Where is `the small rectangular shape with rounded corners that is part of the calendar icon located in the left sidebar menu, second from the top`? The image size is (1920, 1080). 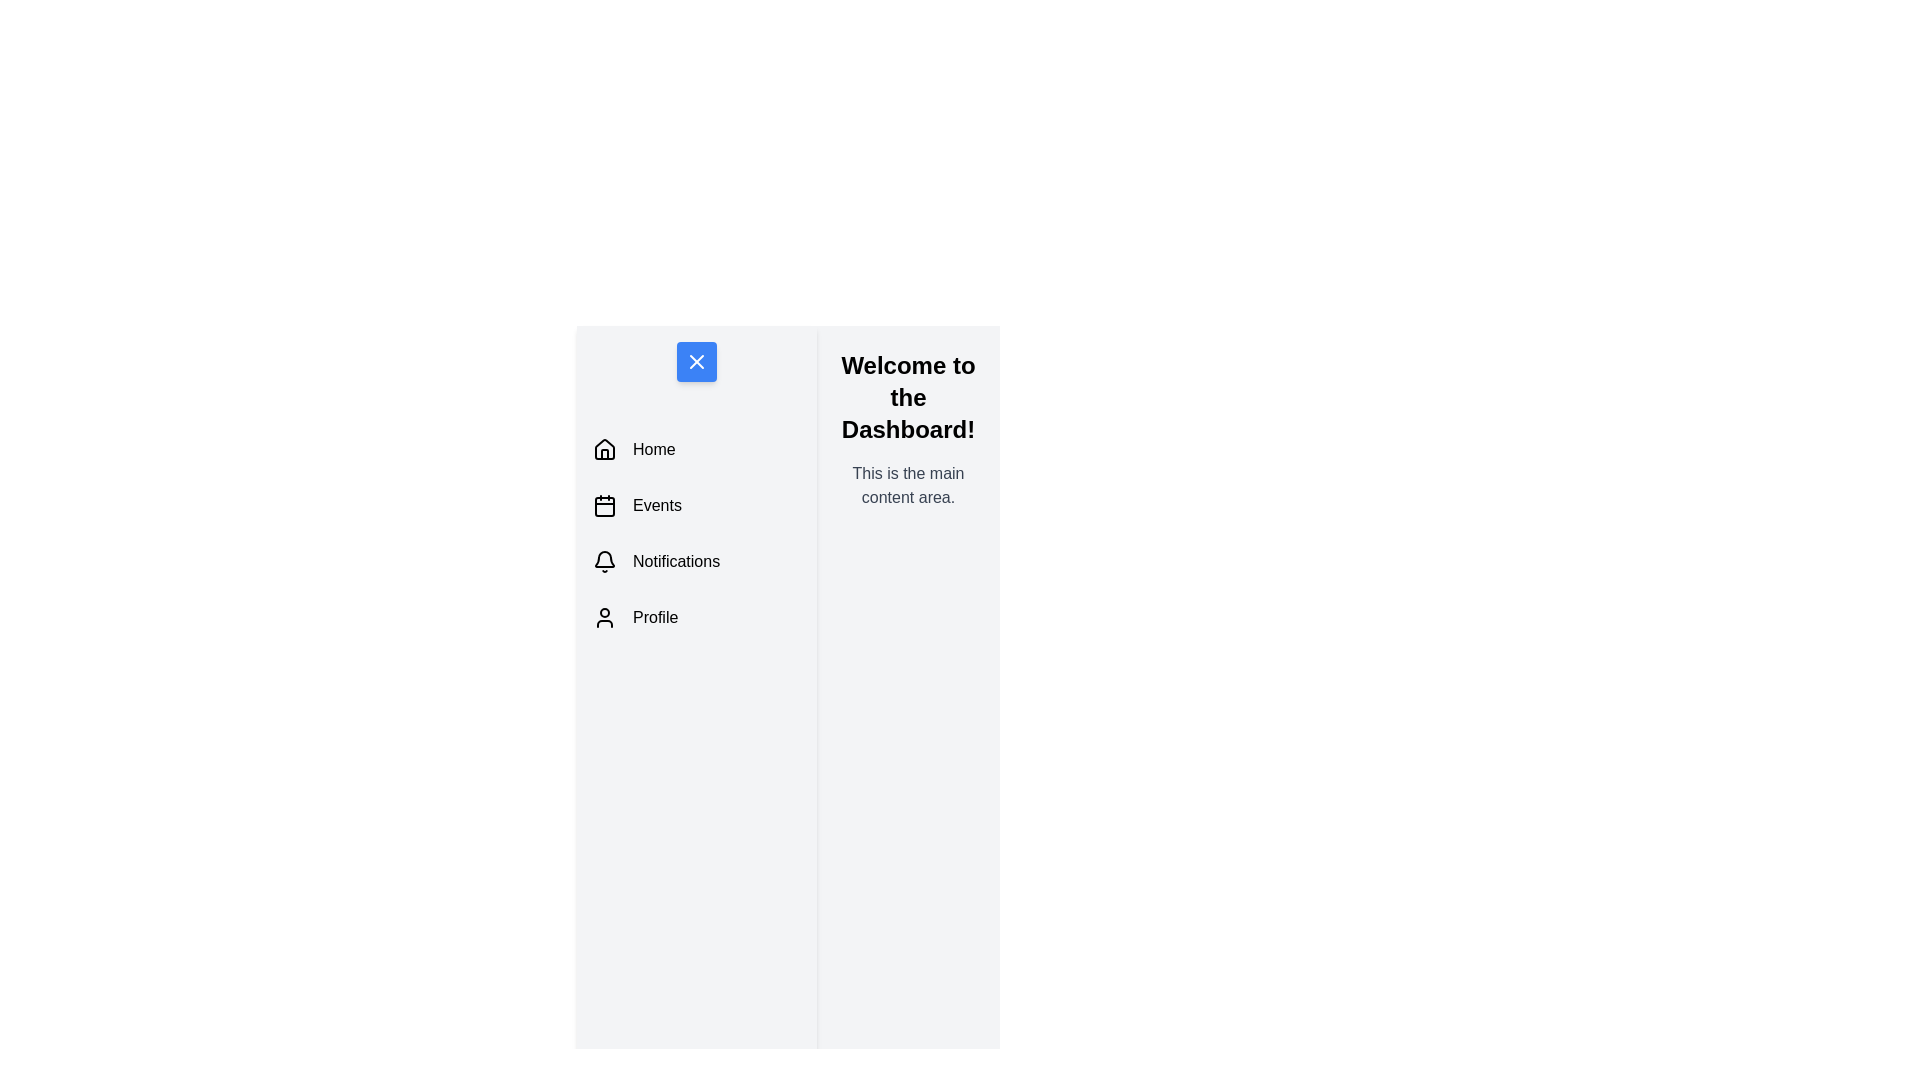
the small rectangular shape with rounded corners that is part of the calendar icon located in the left sidebar menu, second from the top is located at coordinates (603, 505).